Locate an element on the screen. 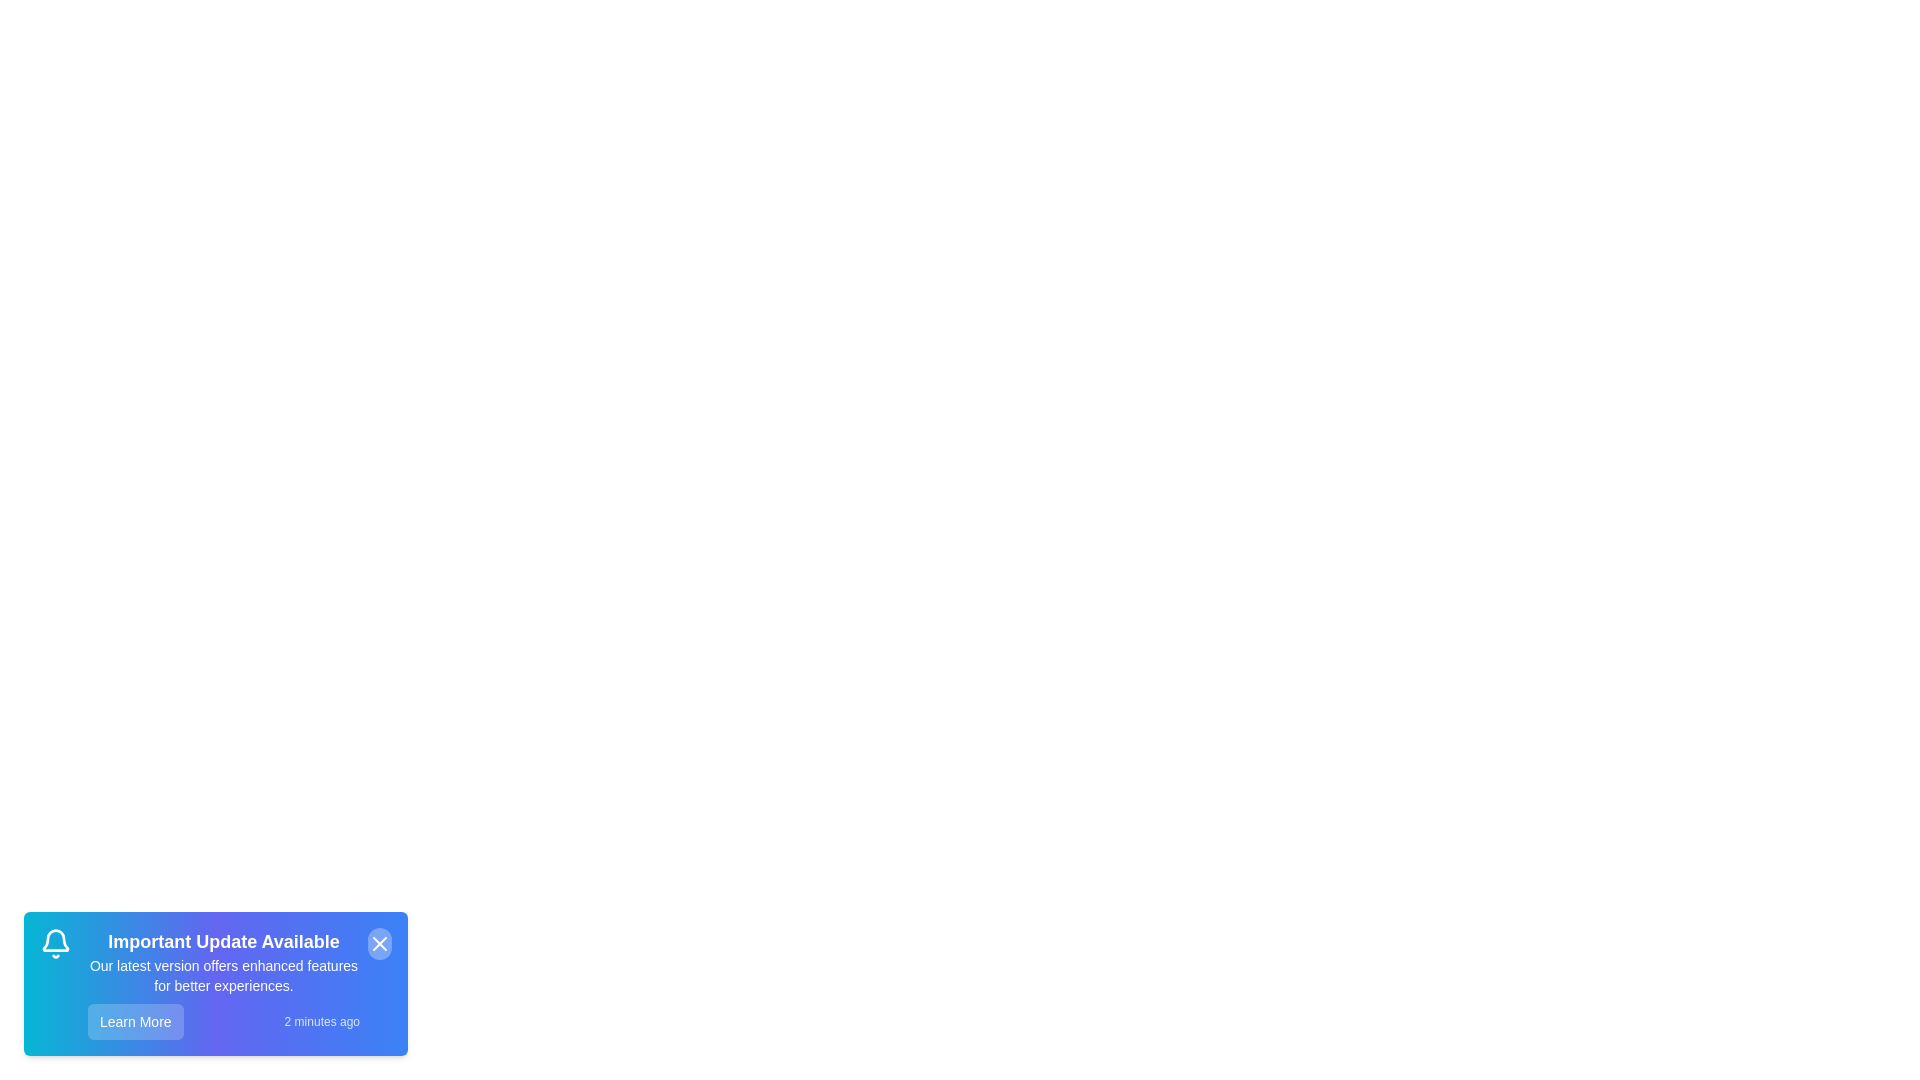 The image size is (1920, 1080). the close button of the notification popup is located at coordinates (379, 944).